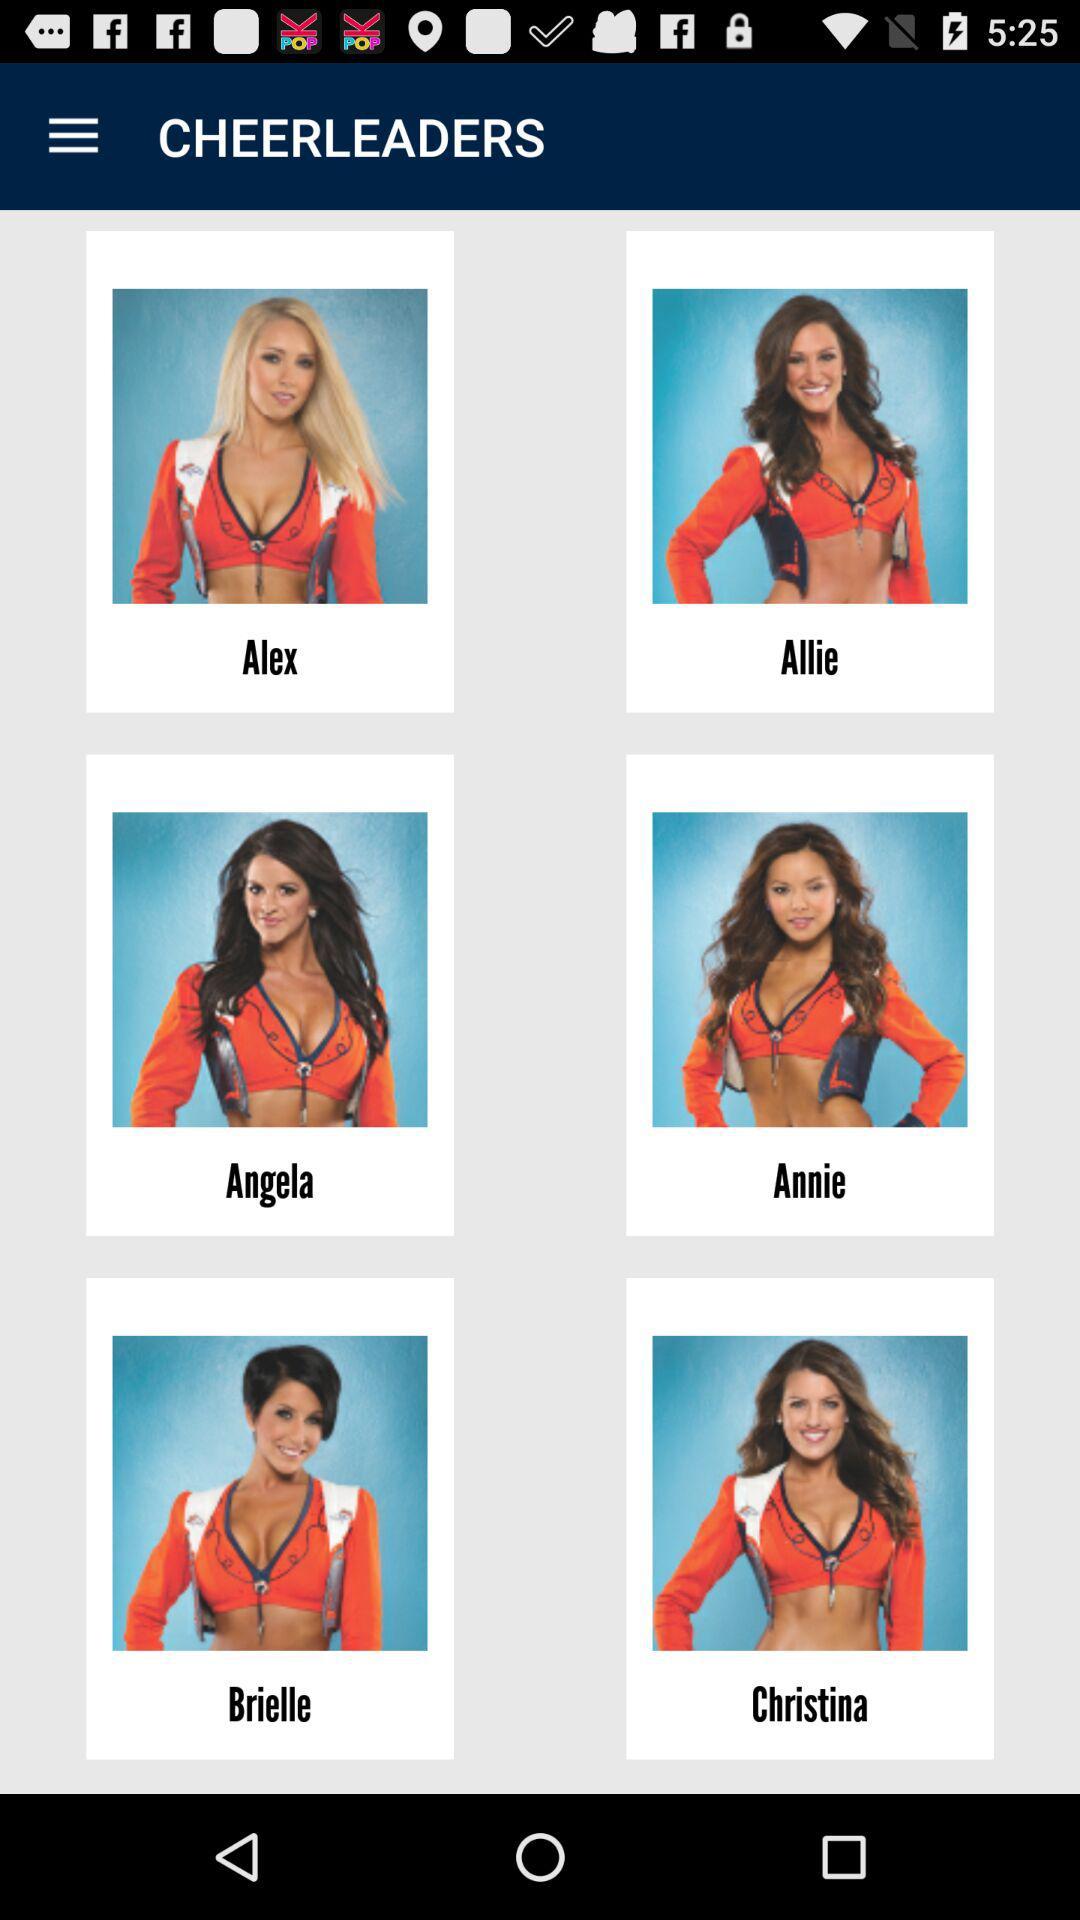  What do you see at coordinates (72, 135) in the screenshot?
I see `the icon to the left of the cheerleaders item` at bounding box center [72, 135].